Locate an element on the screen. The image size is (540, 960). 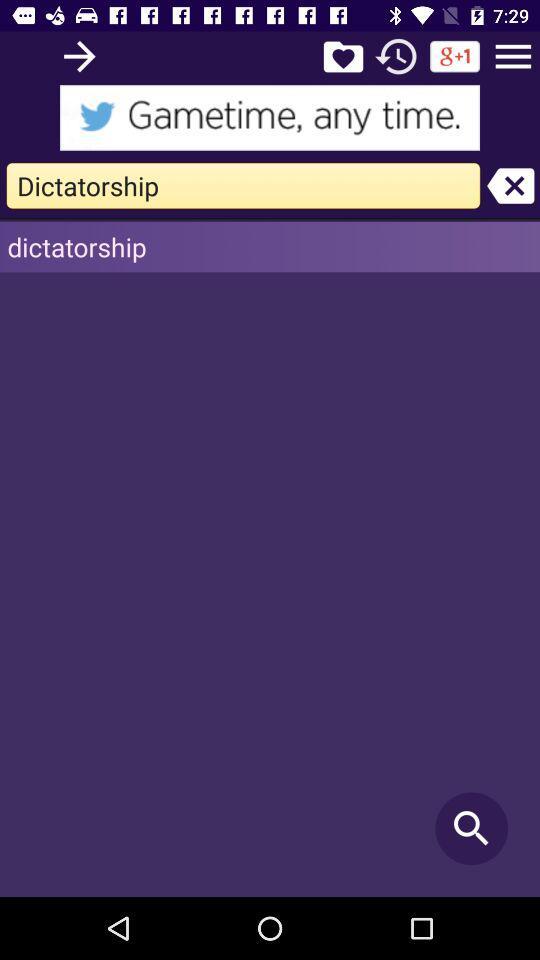
clear search bar is located at coordinates (510, 185).